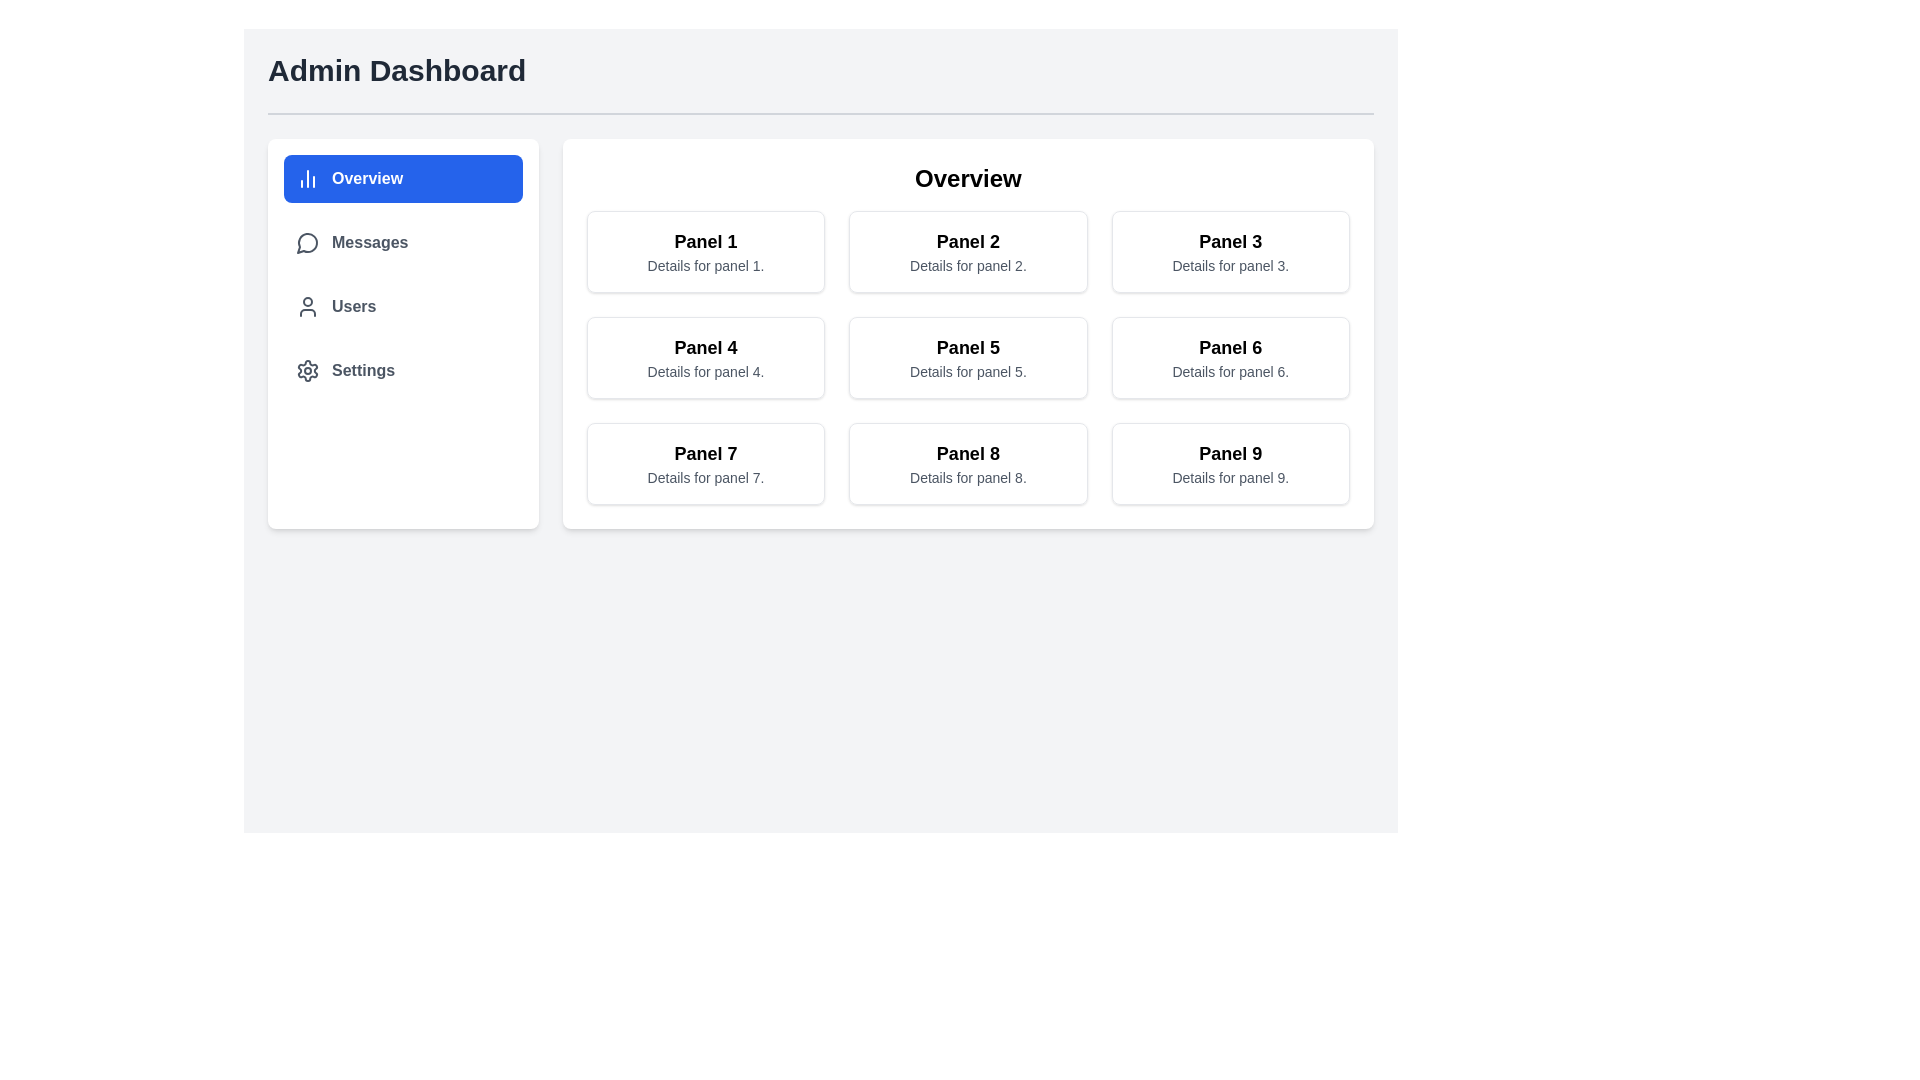  I want to click on the navigation button located at the top of the left sidebar, above the 'Messages', 'Users', and 'Settings' buttons, so click(402, 177).